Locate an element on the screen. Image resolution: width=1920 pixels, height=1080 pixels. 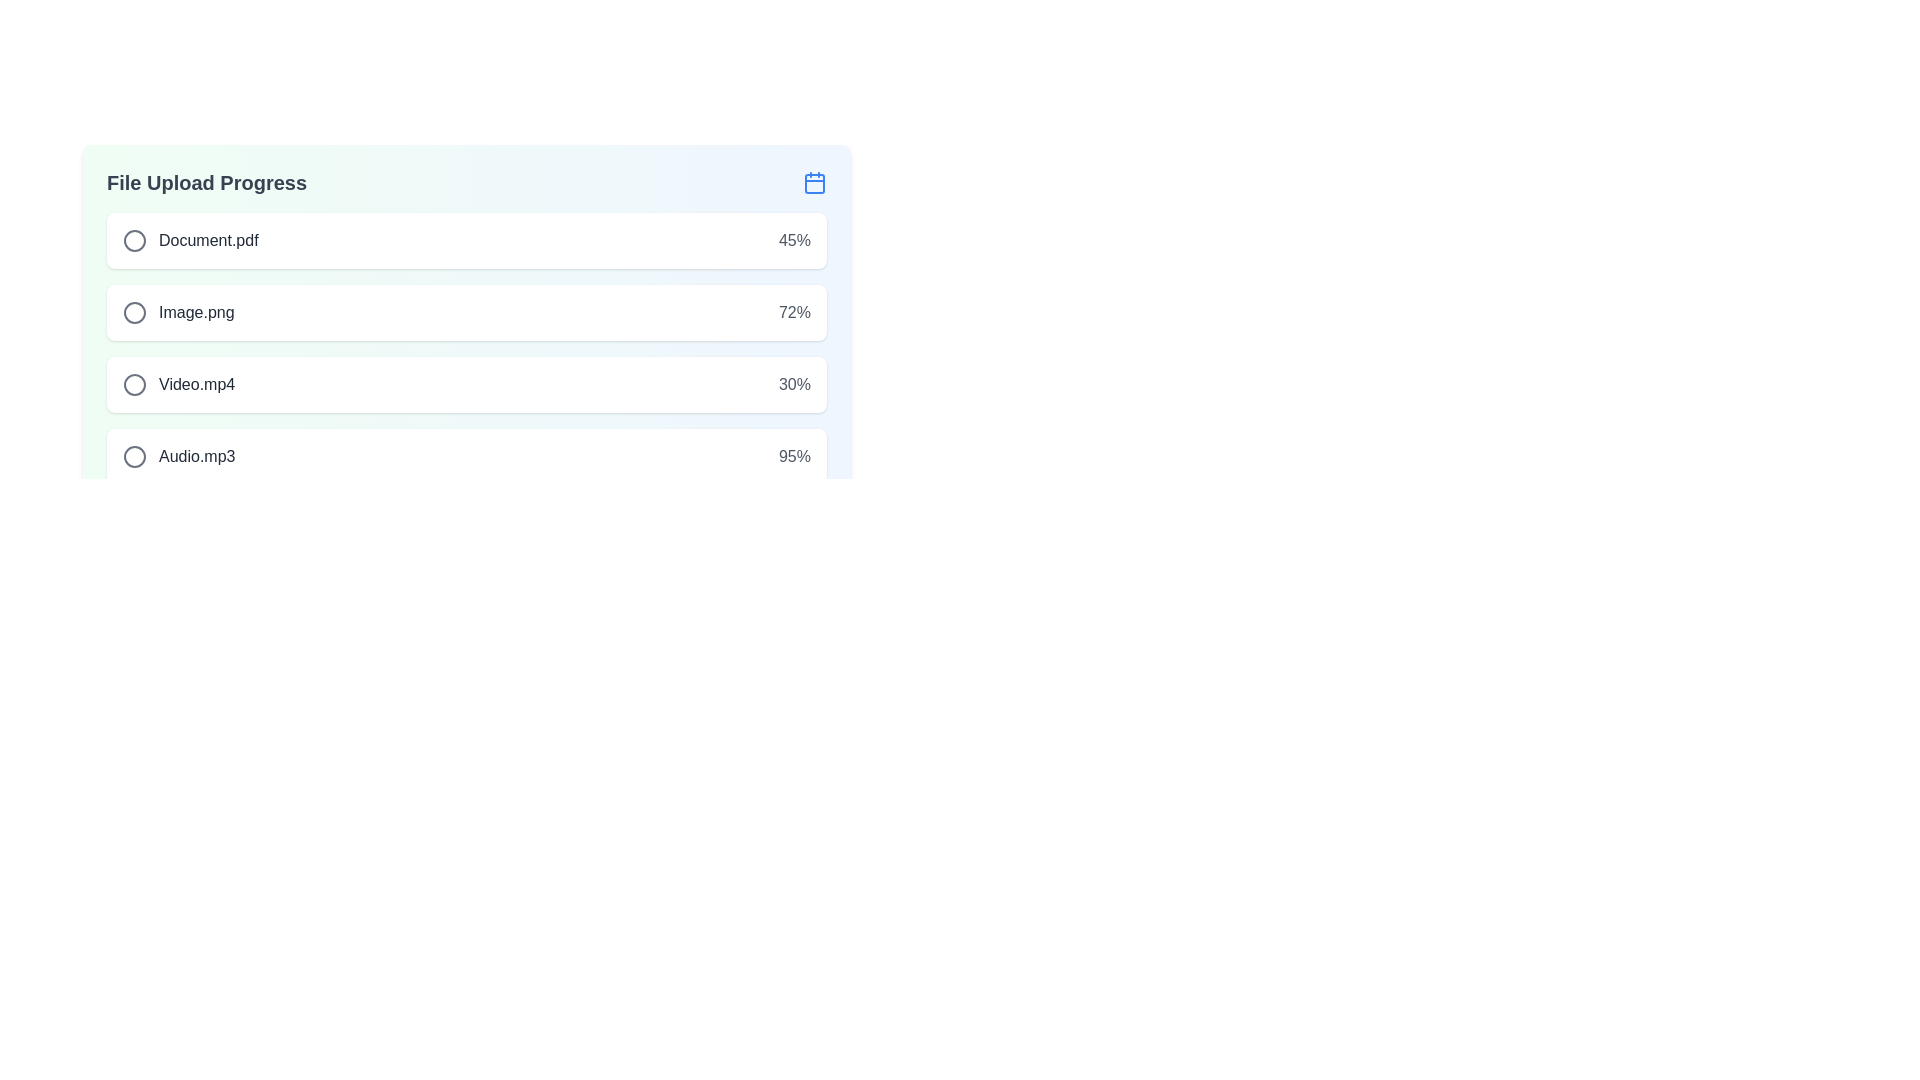
the progress item indicating the upload status of 'Video.mp4' at 30% in the 'File Upload Progress' list is located at coordinates (465, 385).